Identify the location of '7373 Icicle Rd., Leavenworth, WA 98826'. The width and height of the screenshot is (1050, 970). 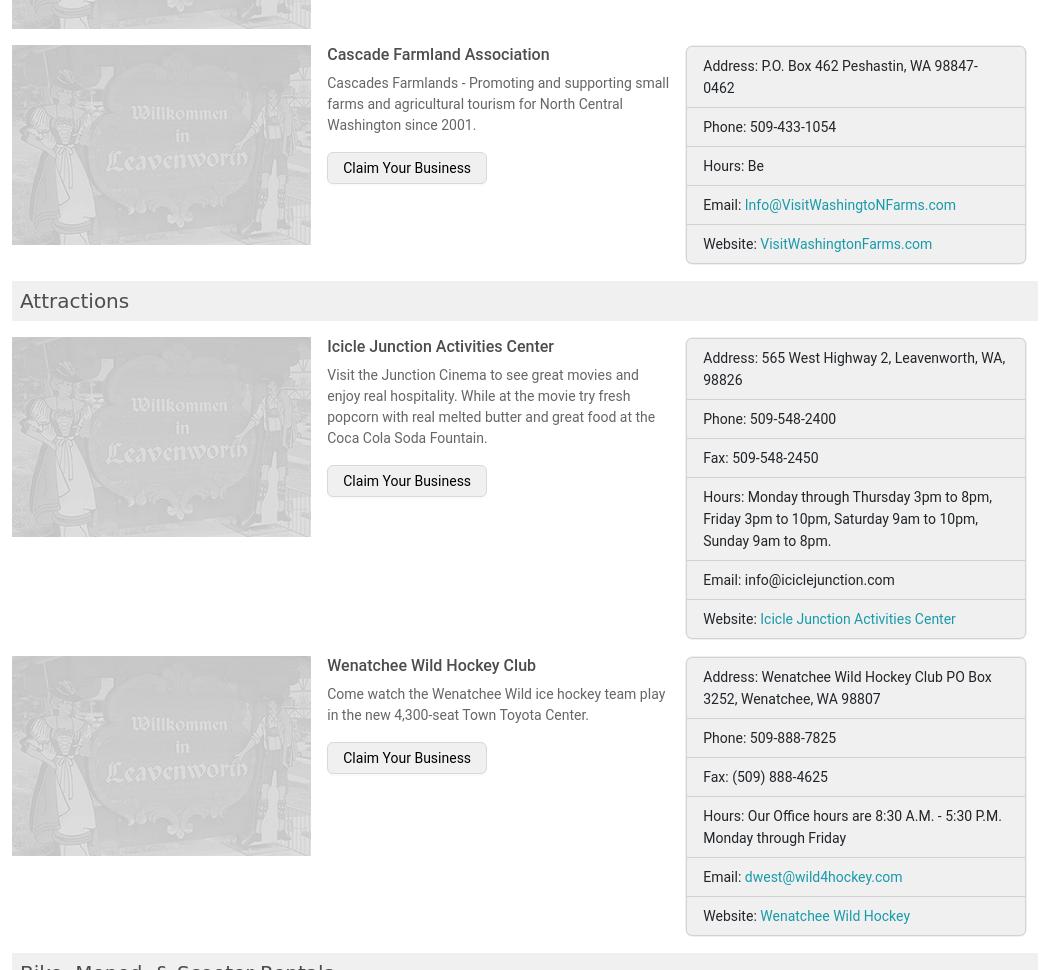
(834, 59).